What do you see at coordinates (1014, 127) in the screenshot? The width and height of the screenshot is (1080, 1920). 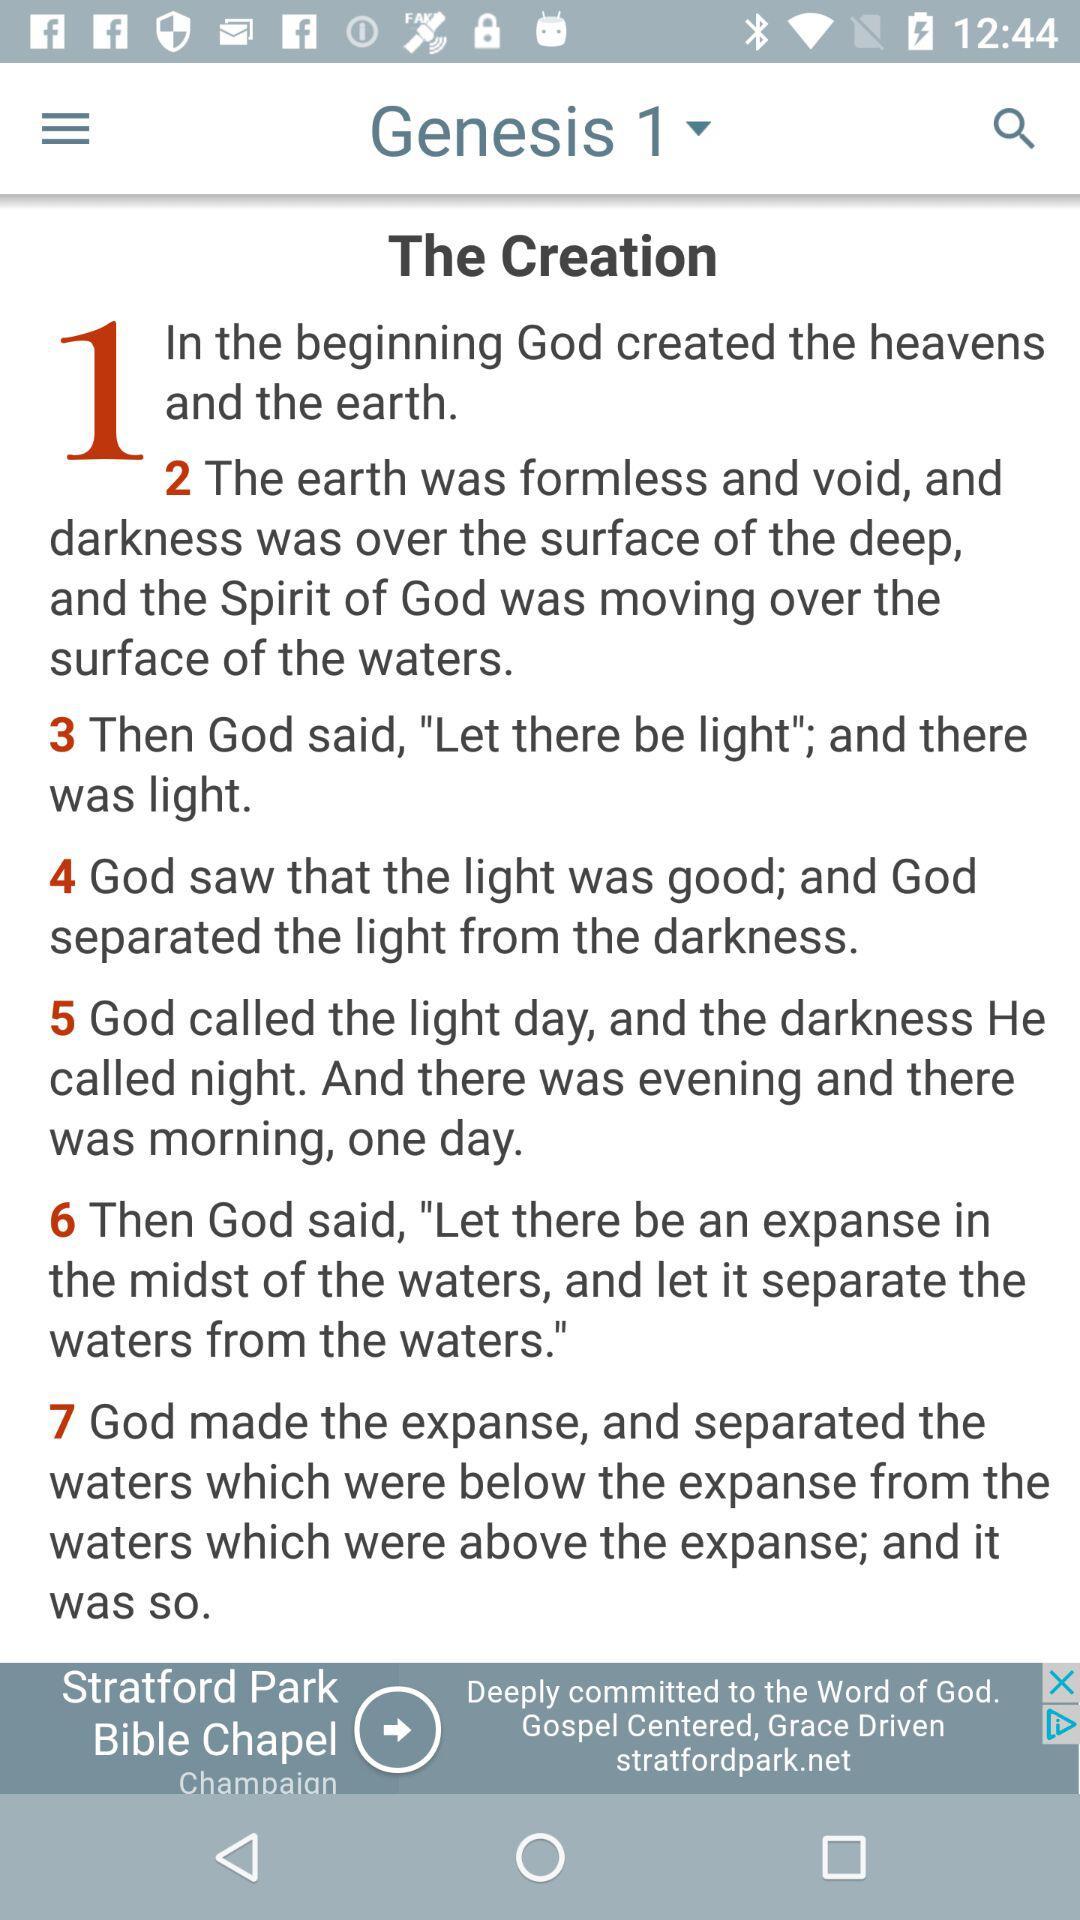 I see `the search icon` at bounding box center [1014, 127].